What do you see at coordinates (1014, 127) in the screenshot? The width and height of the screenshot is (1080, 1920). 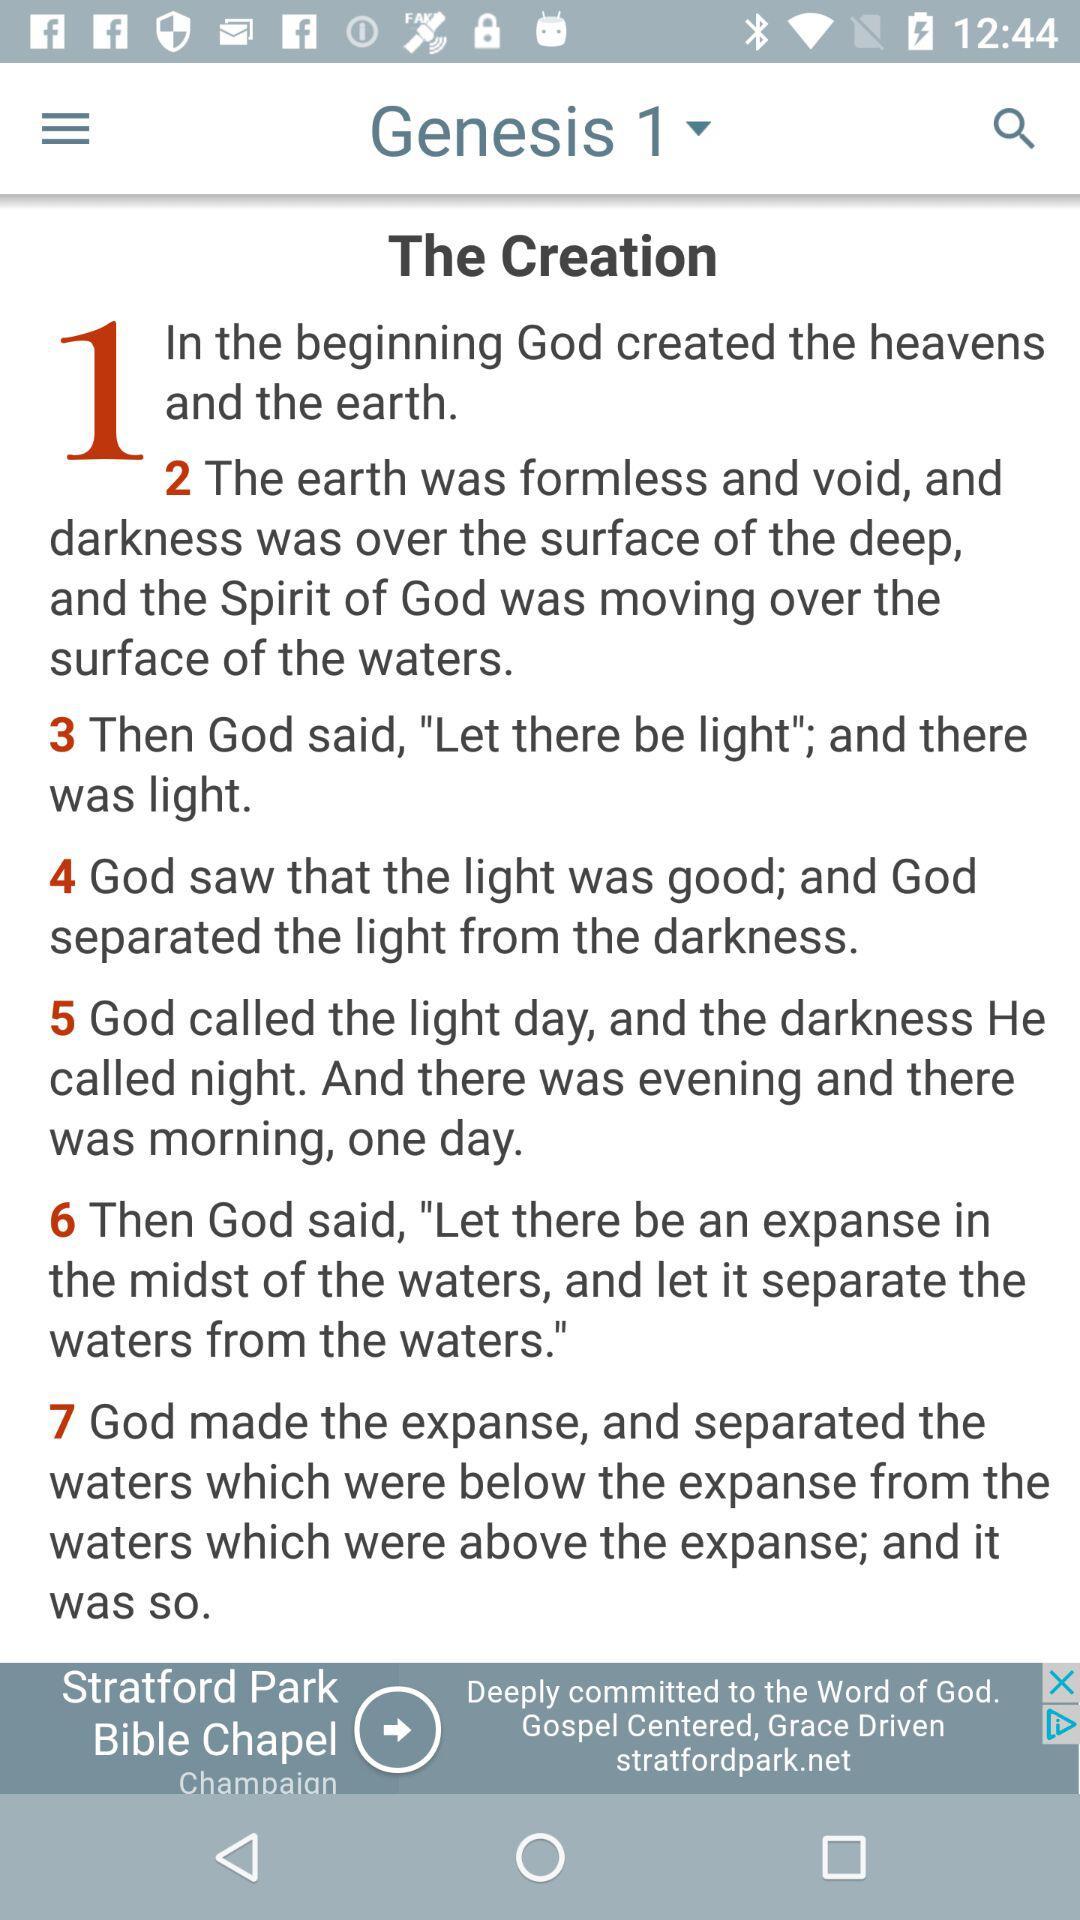 I see `the search icon` at bounding box center [1014, 127].